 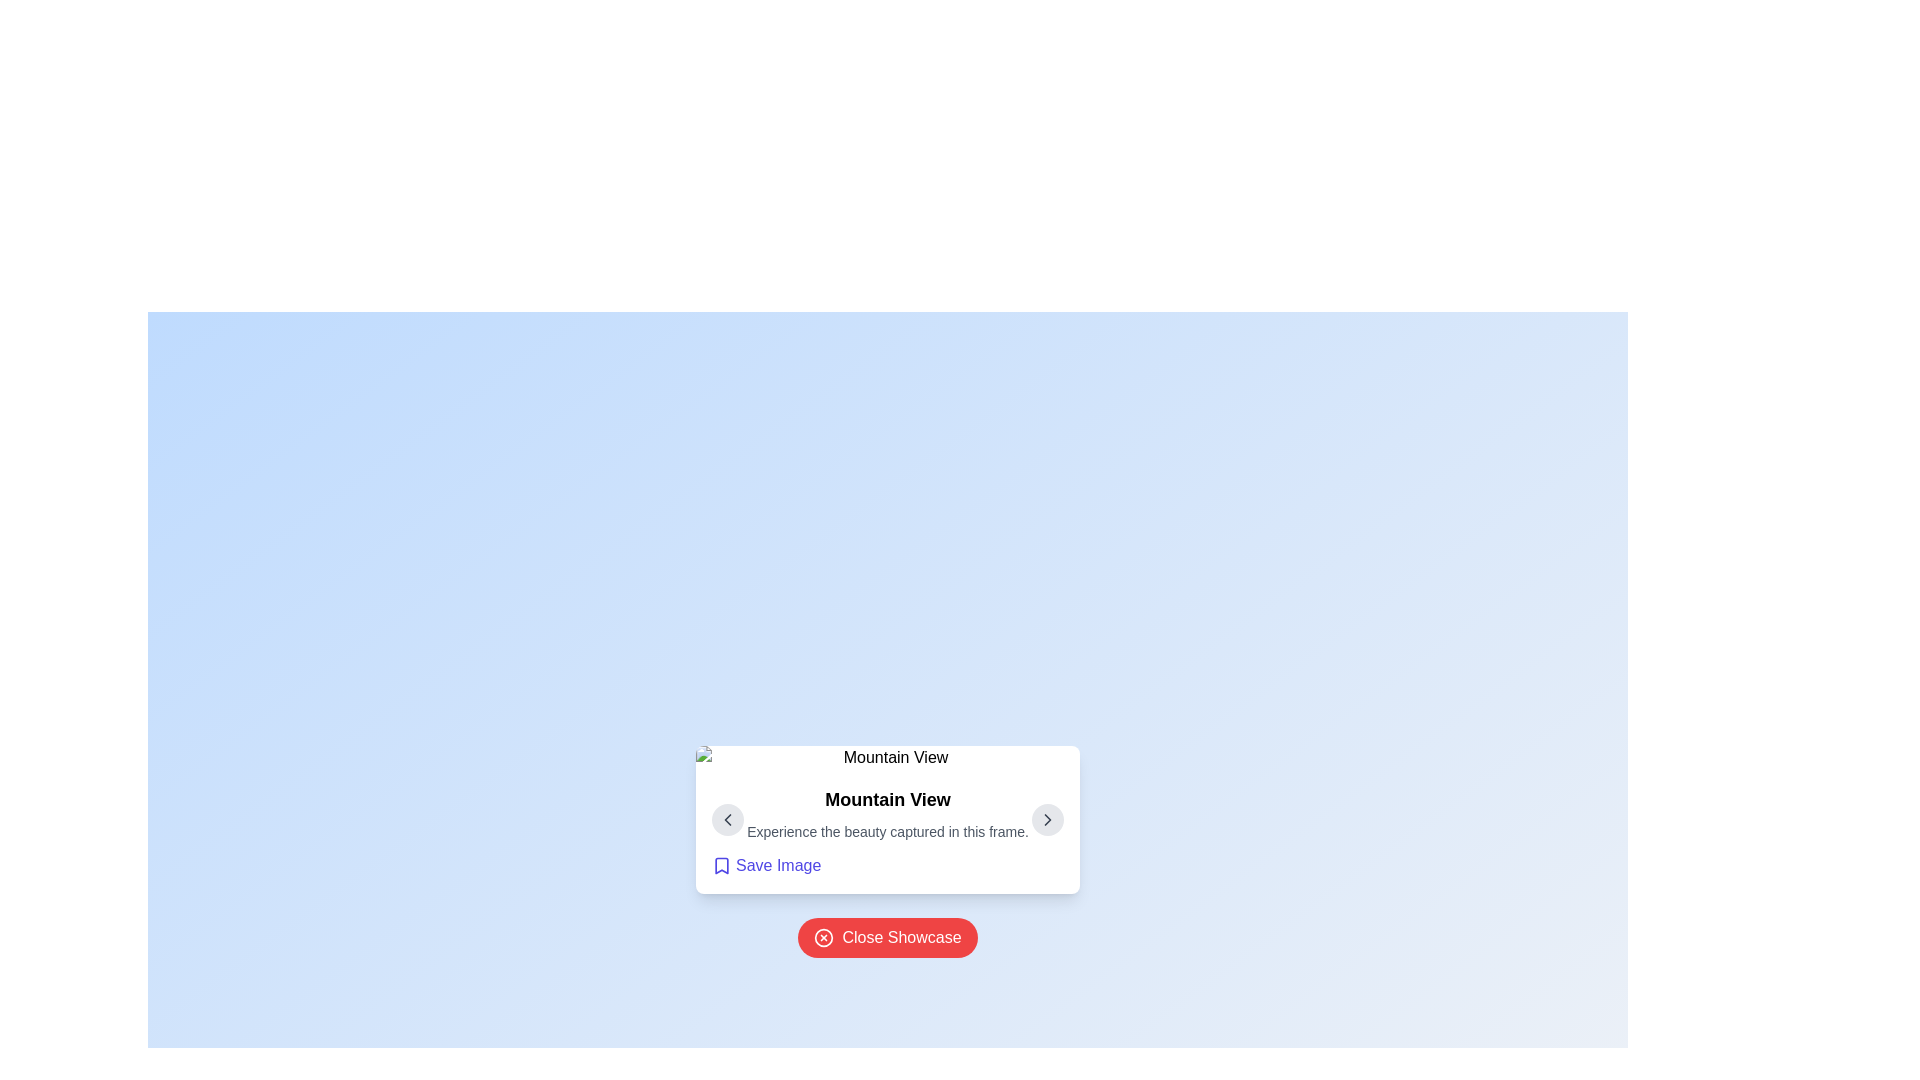 What do you see at coordinates (887, 832) in the screenshot?
I see `descriptive text 'Experience the beauty captured in this frame.' located in the informative card section titled 'Mountain View'` at bounding box center [887, 832].